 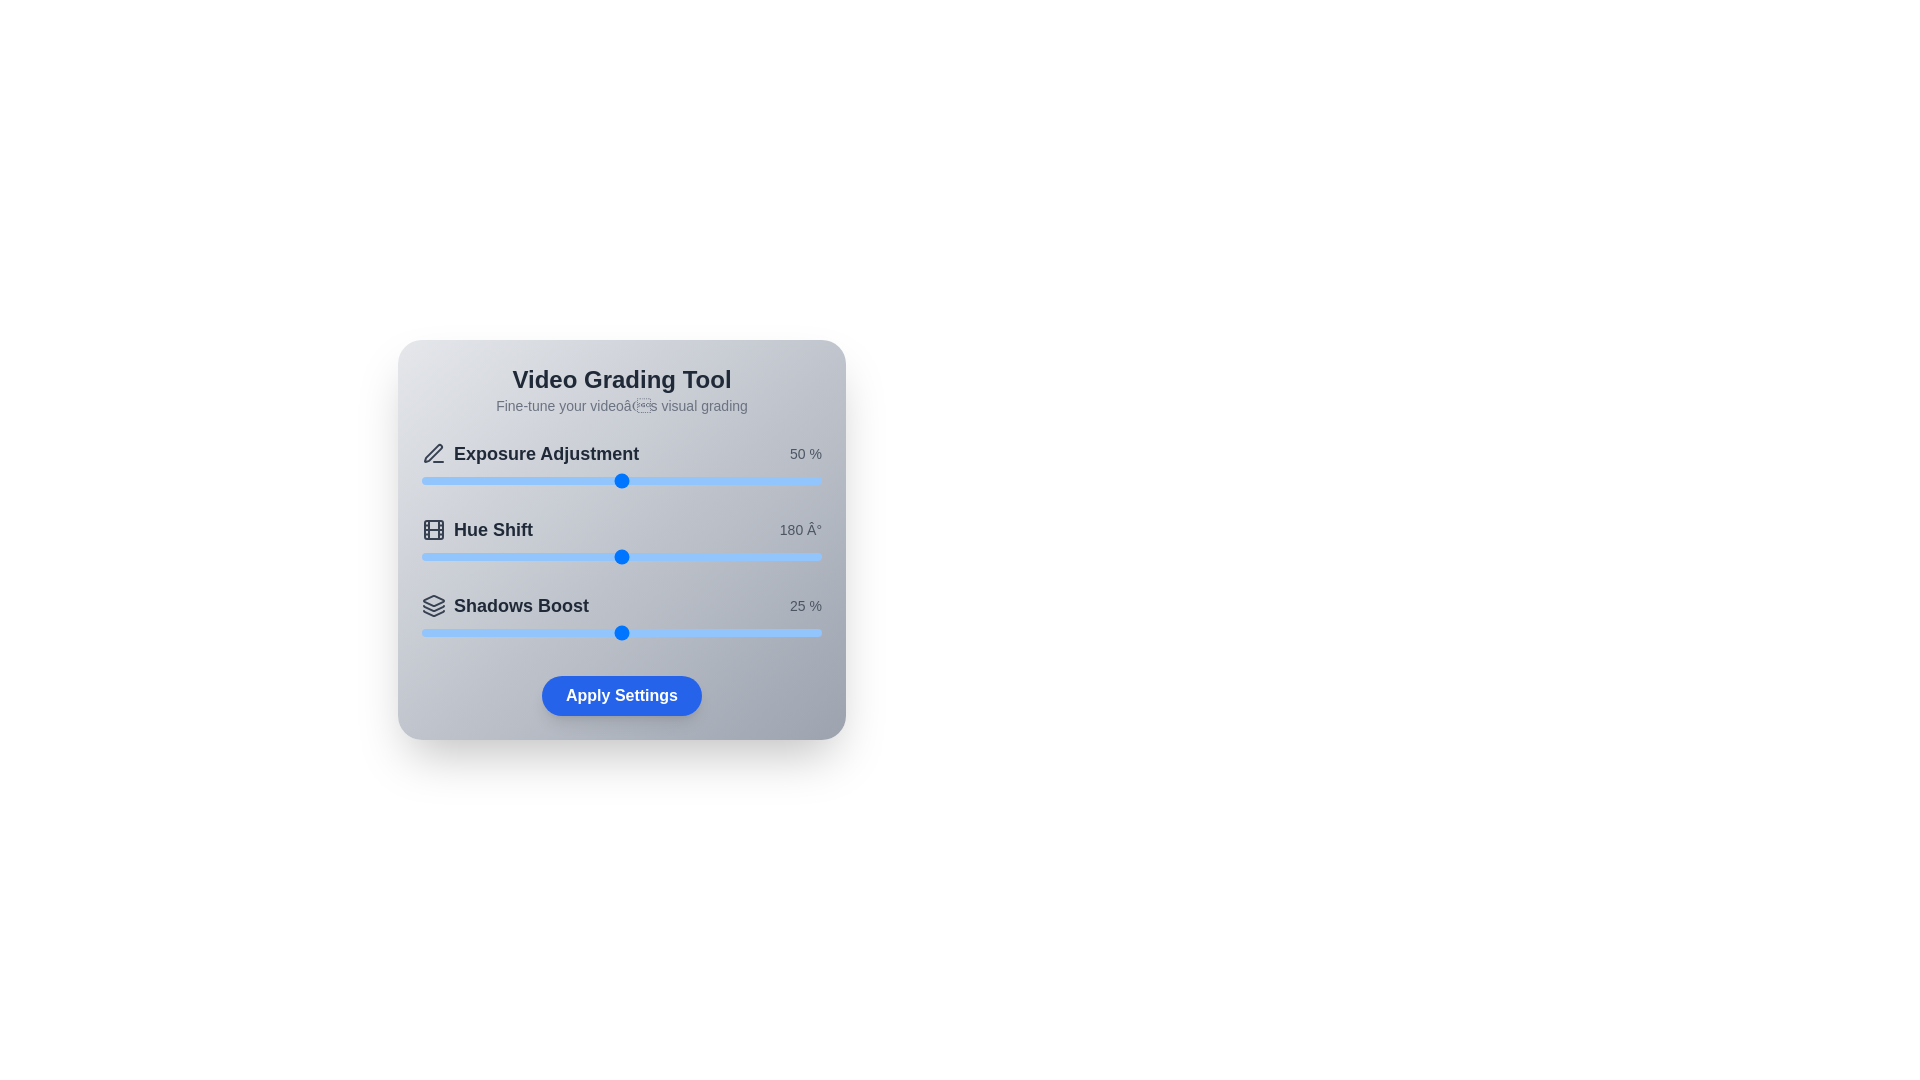 What do you see at coordinates (546, 454) in the screenshot?
I see `the 'Exposure Adjustment' label, which is styled in bold dark gray and positioned at the top of the settings controls in the Video Grading Tool panel` at bounding box center [546, 454].